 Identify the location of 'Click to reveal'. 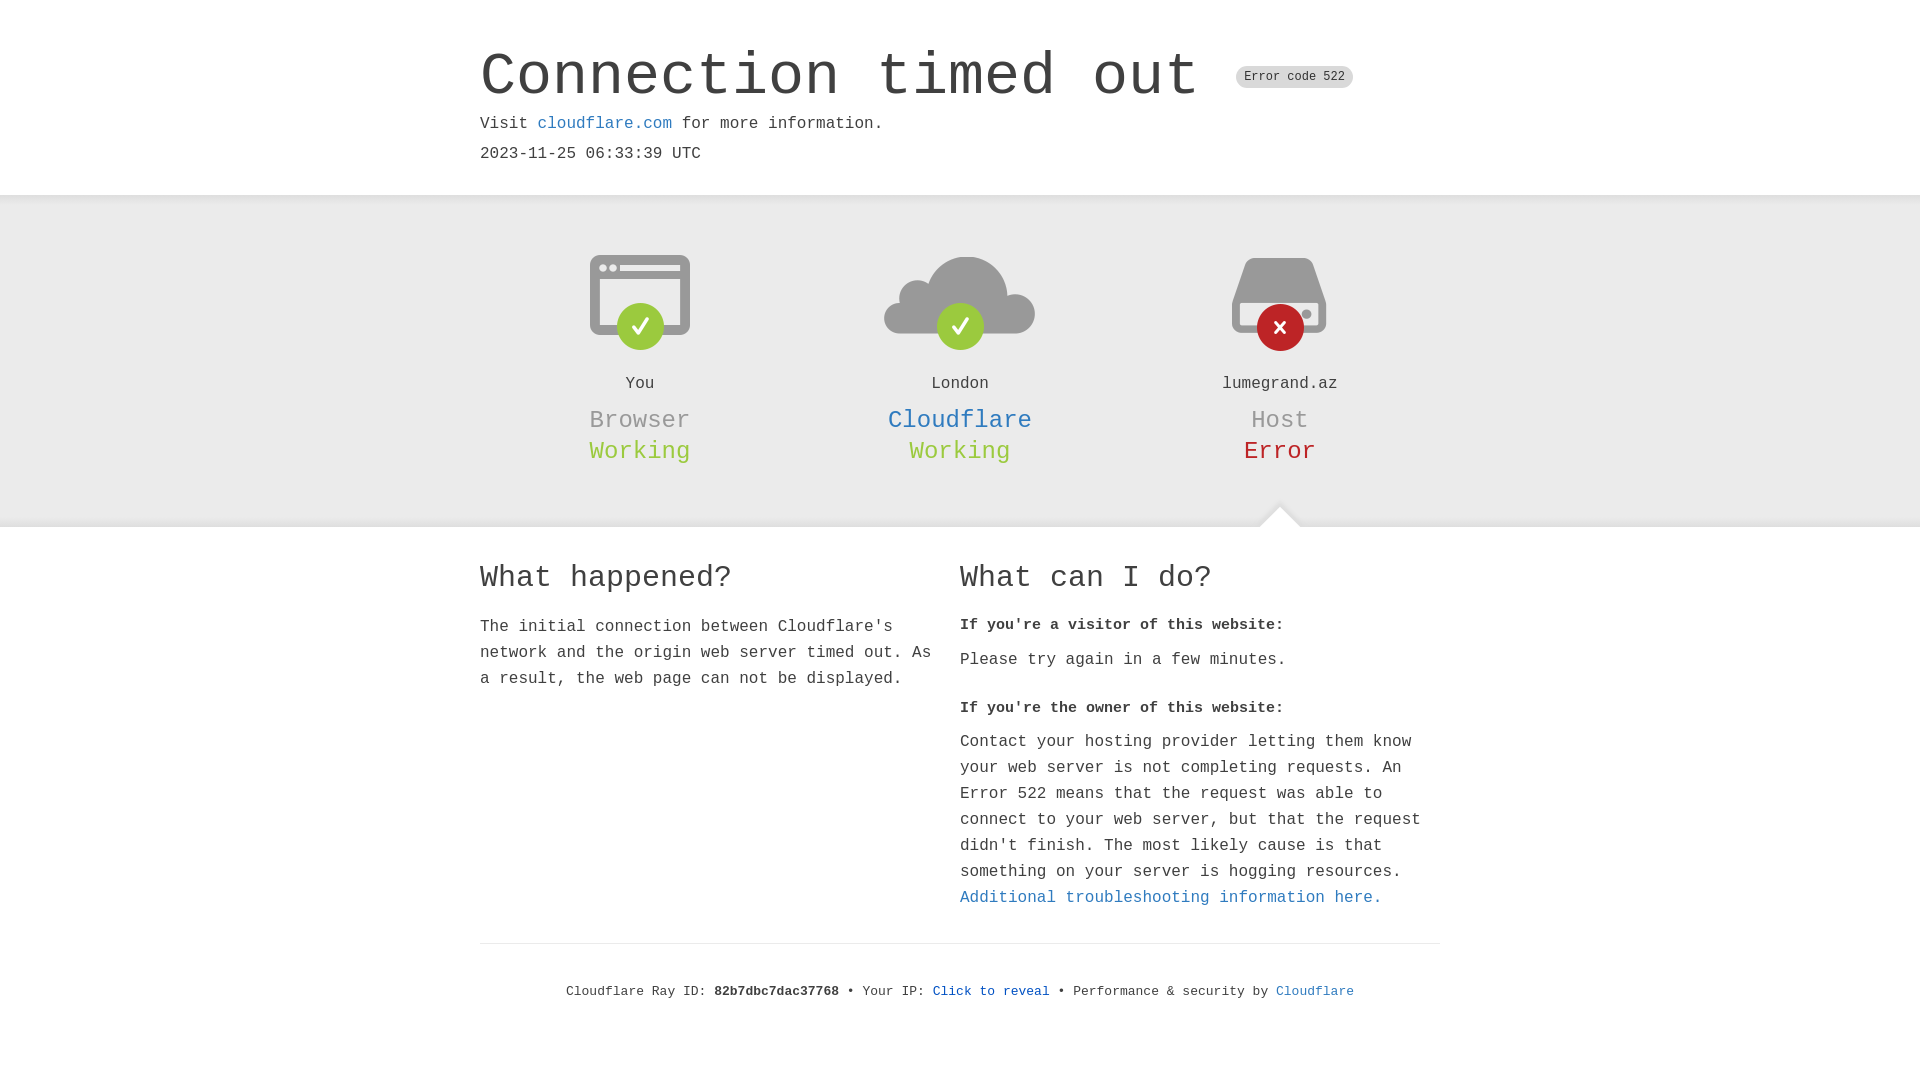
(991, 991).